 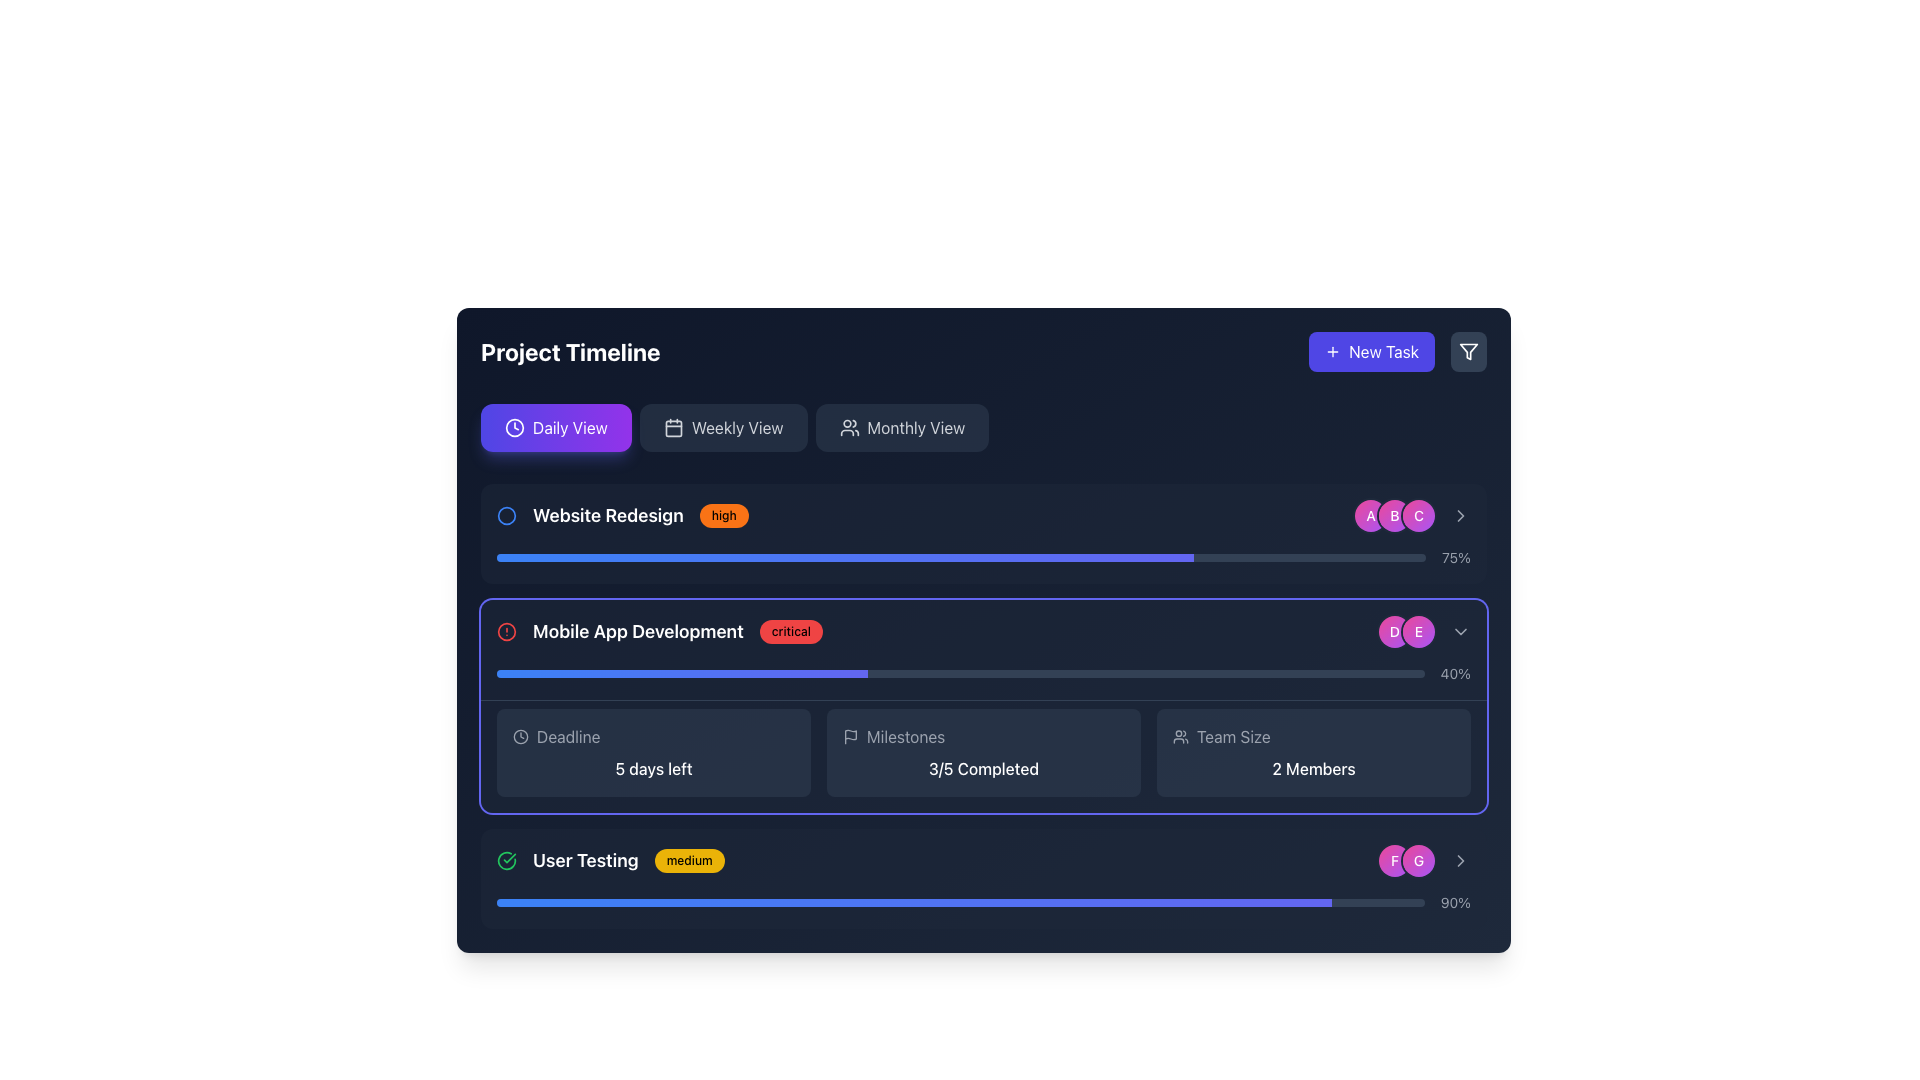 I want to click on the Chevron Right icon located at the right of elements 'F' and 'G' in the bottommost section of the interface, so click(x=1460, y=859).